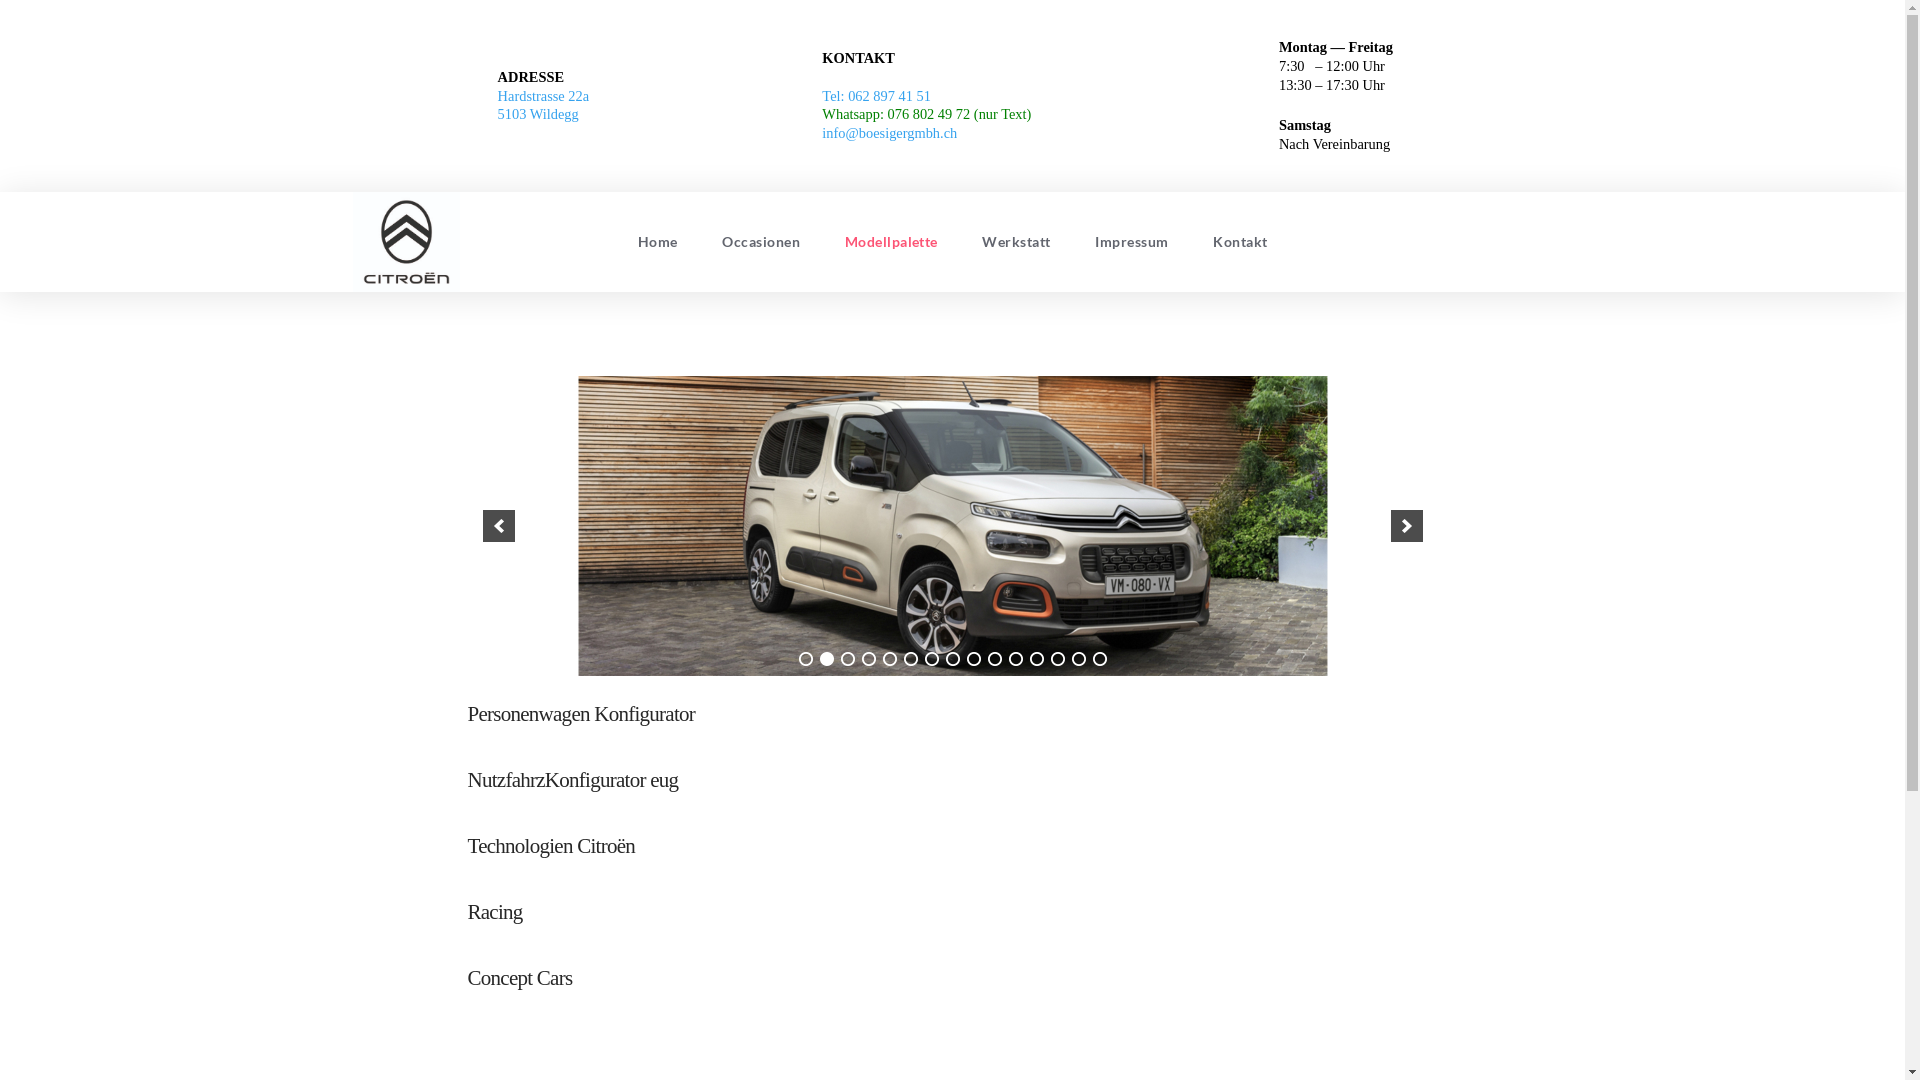 The height and width of the screenshot is (1080, 1920). Describe the element at coordinates (572, 778) in the screenshot. I see `'NutzfahrzKonfigurator eug'` at that location.